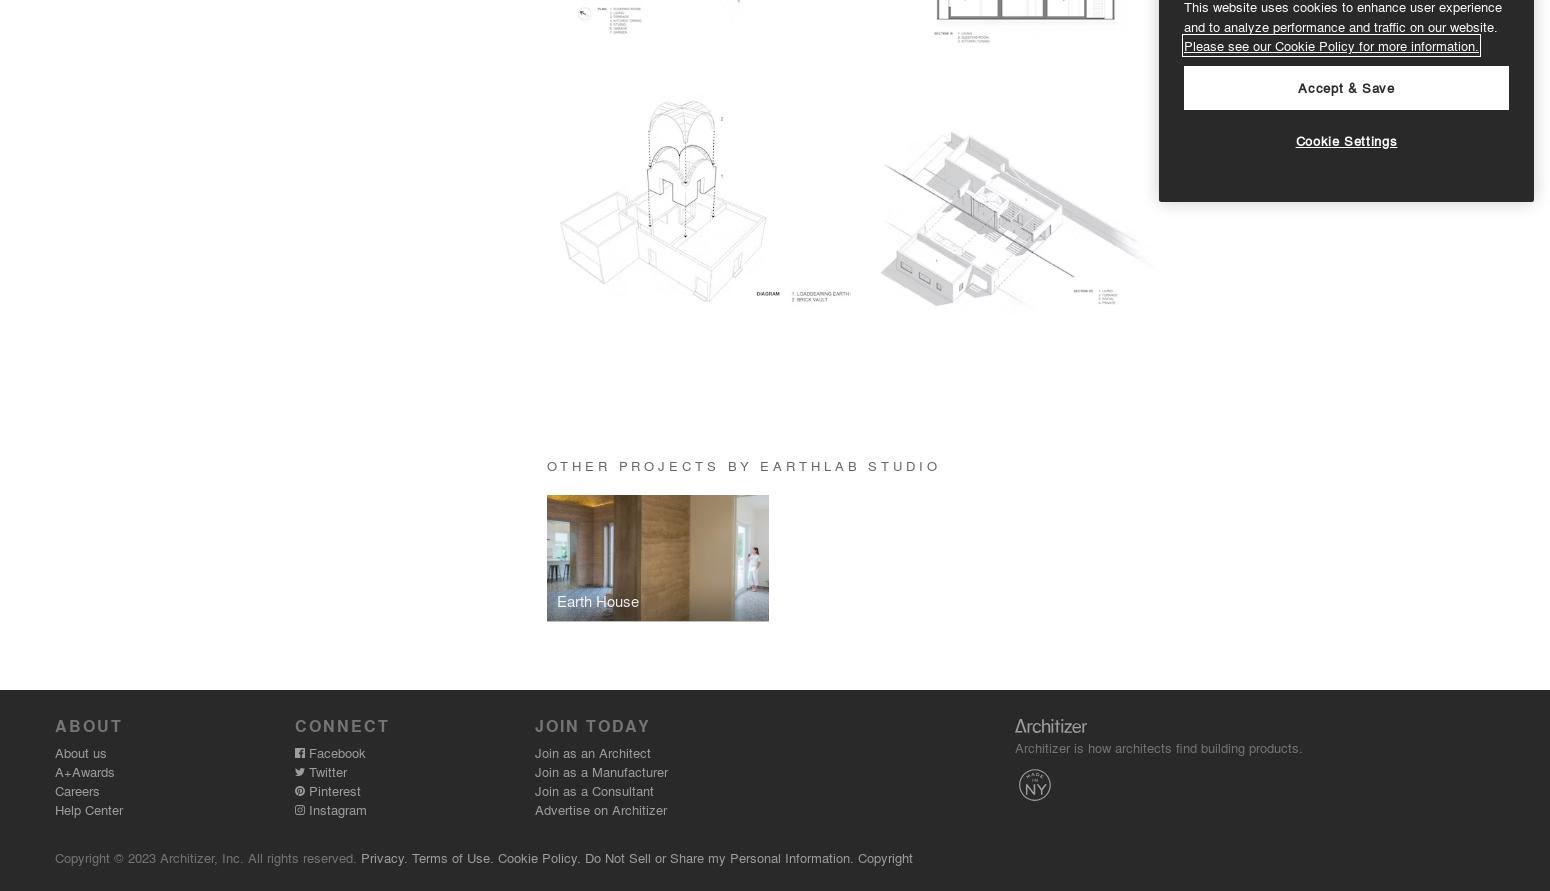  What do you see at coordinates (76, 790) in the screenshot?
I see `'Careers'` at bounding box center [76, 790].